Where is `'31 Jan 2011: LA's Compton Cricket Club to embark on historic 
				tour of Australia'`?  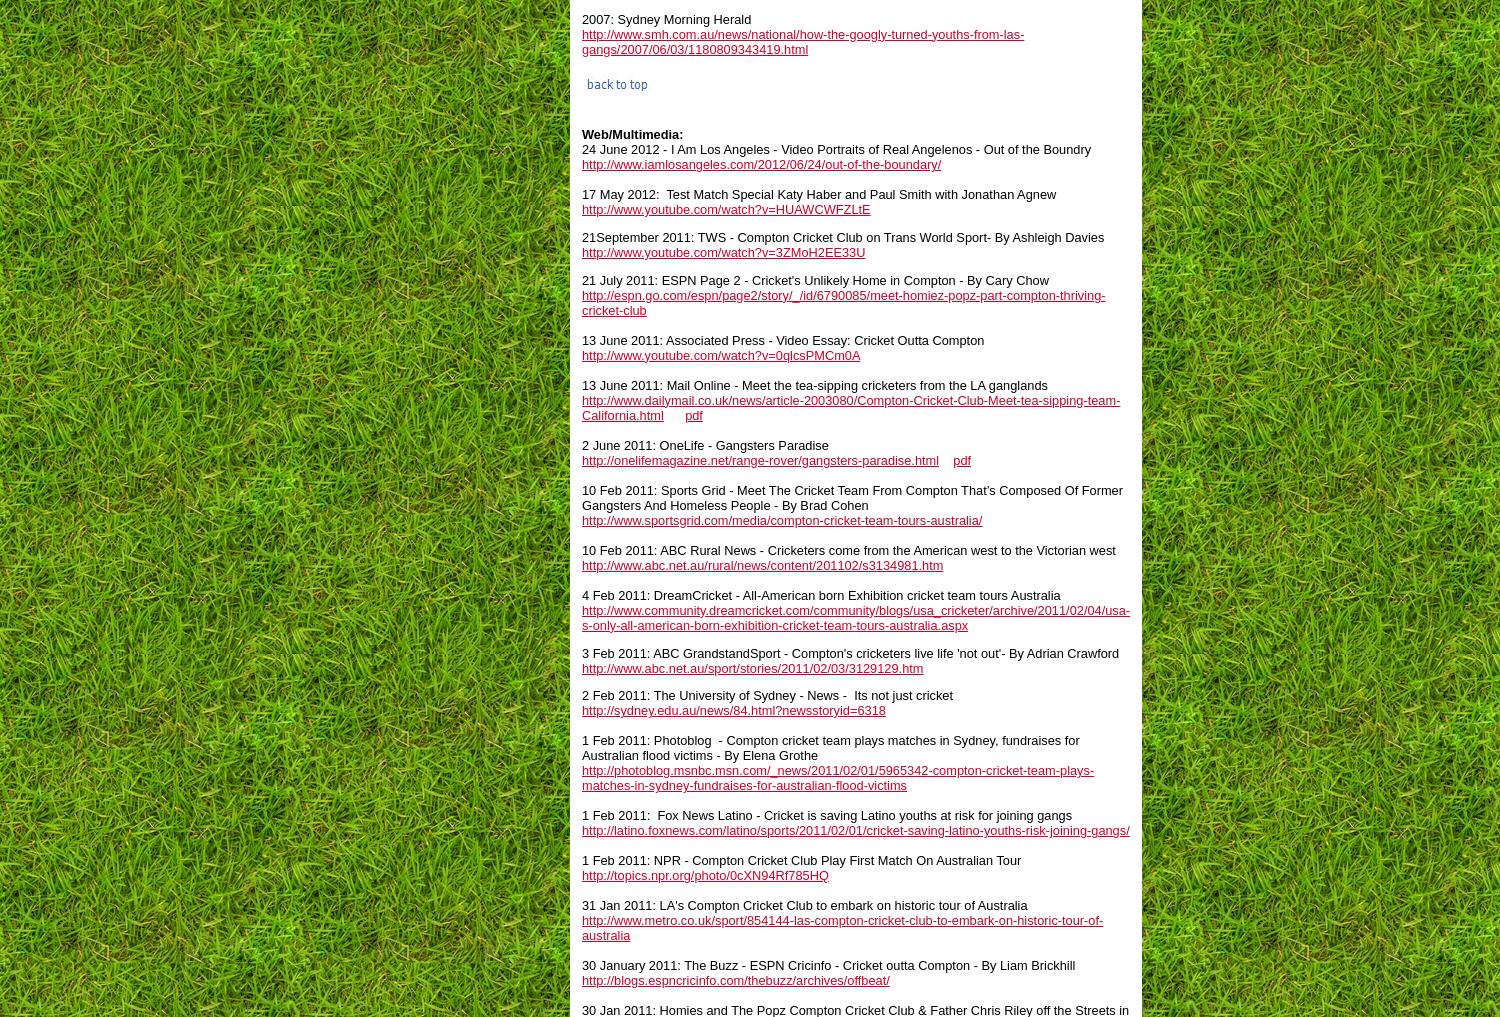 '31 Jan 2011: LA's Compton Cricket Club to embark on historic 
				tour of Australia' is located at coordinates (804, 904).